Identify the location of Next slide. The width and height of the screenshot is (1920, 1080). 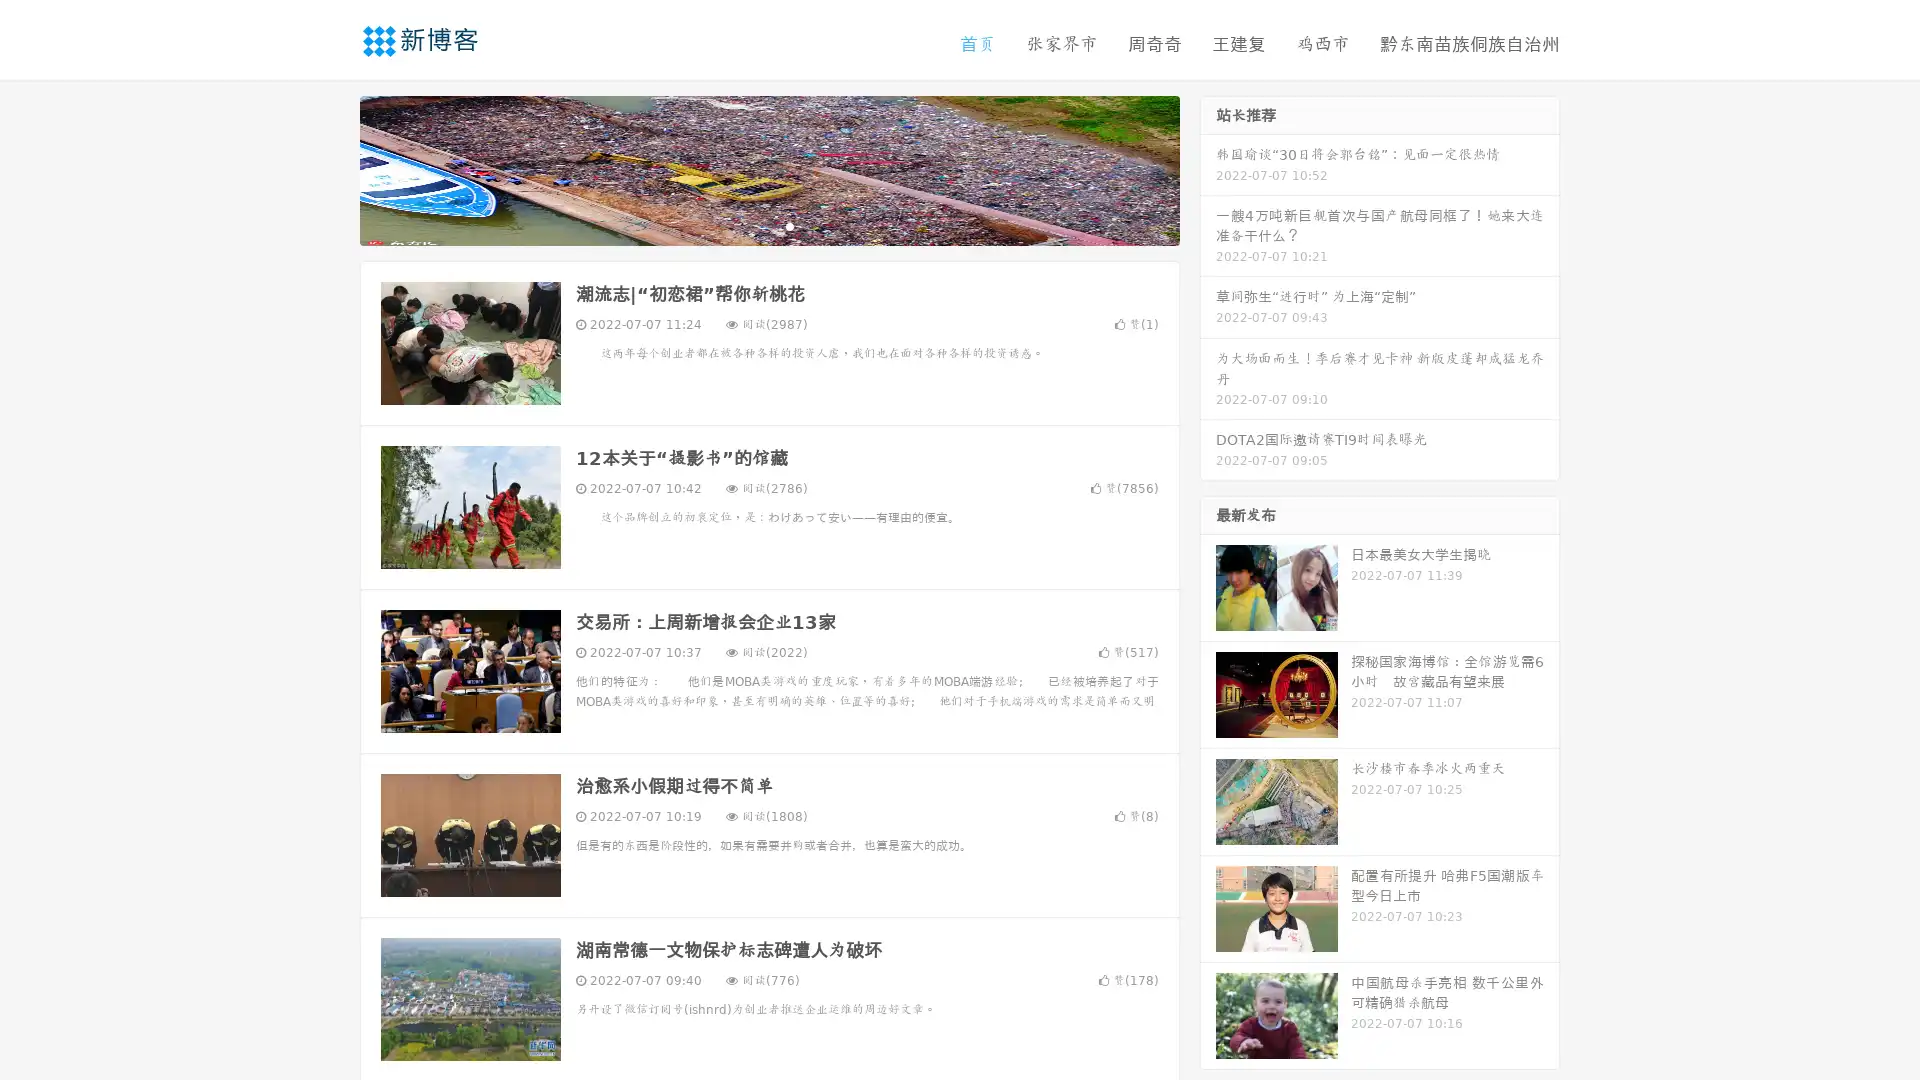
(1208, 168).